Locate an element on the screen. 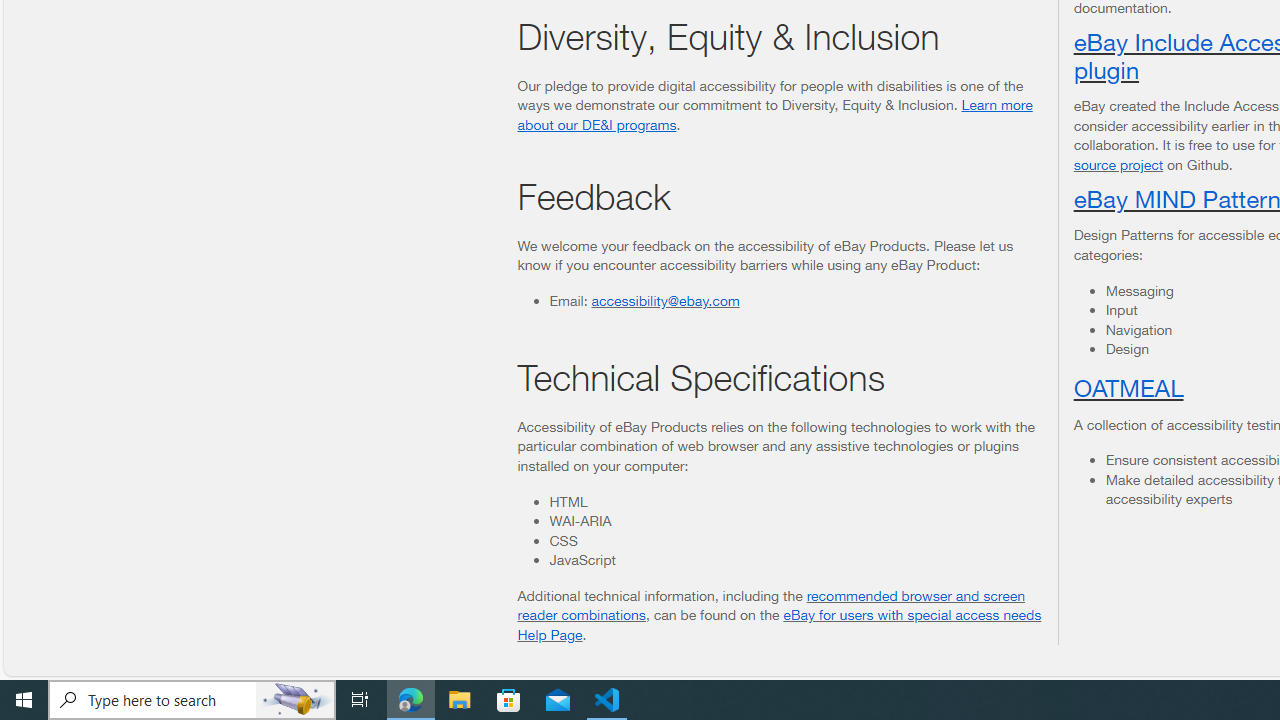  'eBay for users with special access needs Help Page' is located at coordinates (778, 623).